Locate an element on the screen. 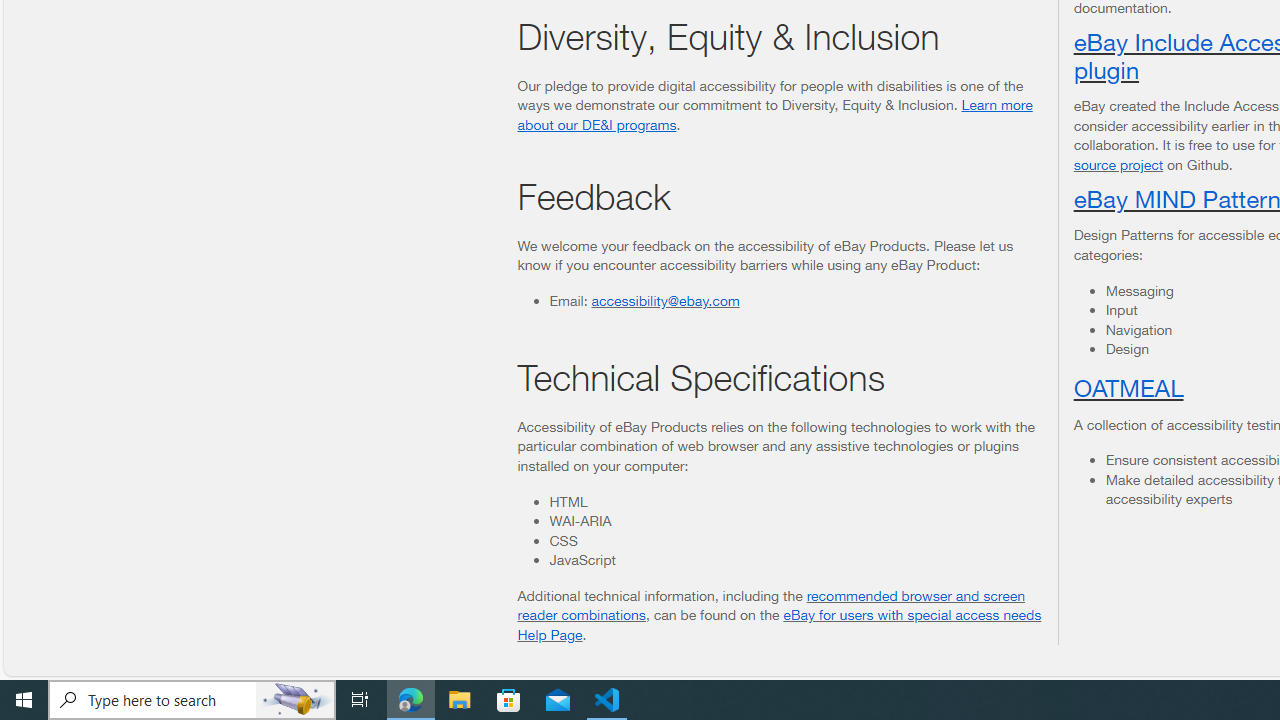  'eBay for users with special access needs Help Page' is located at coordinates (778, 623).